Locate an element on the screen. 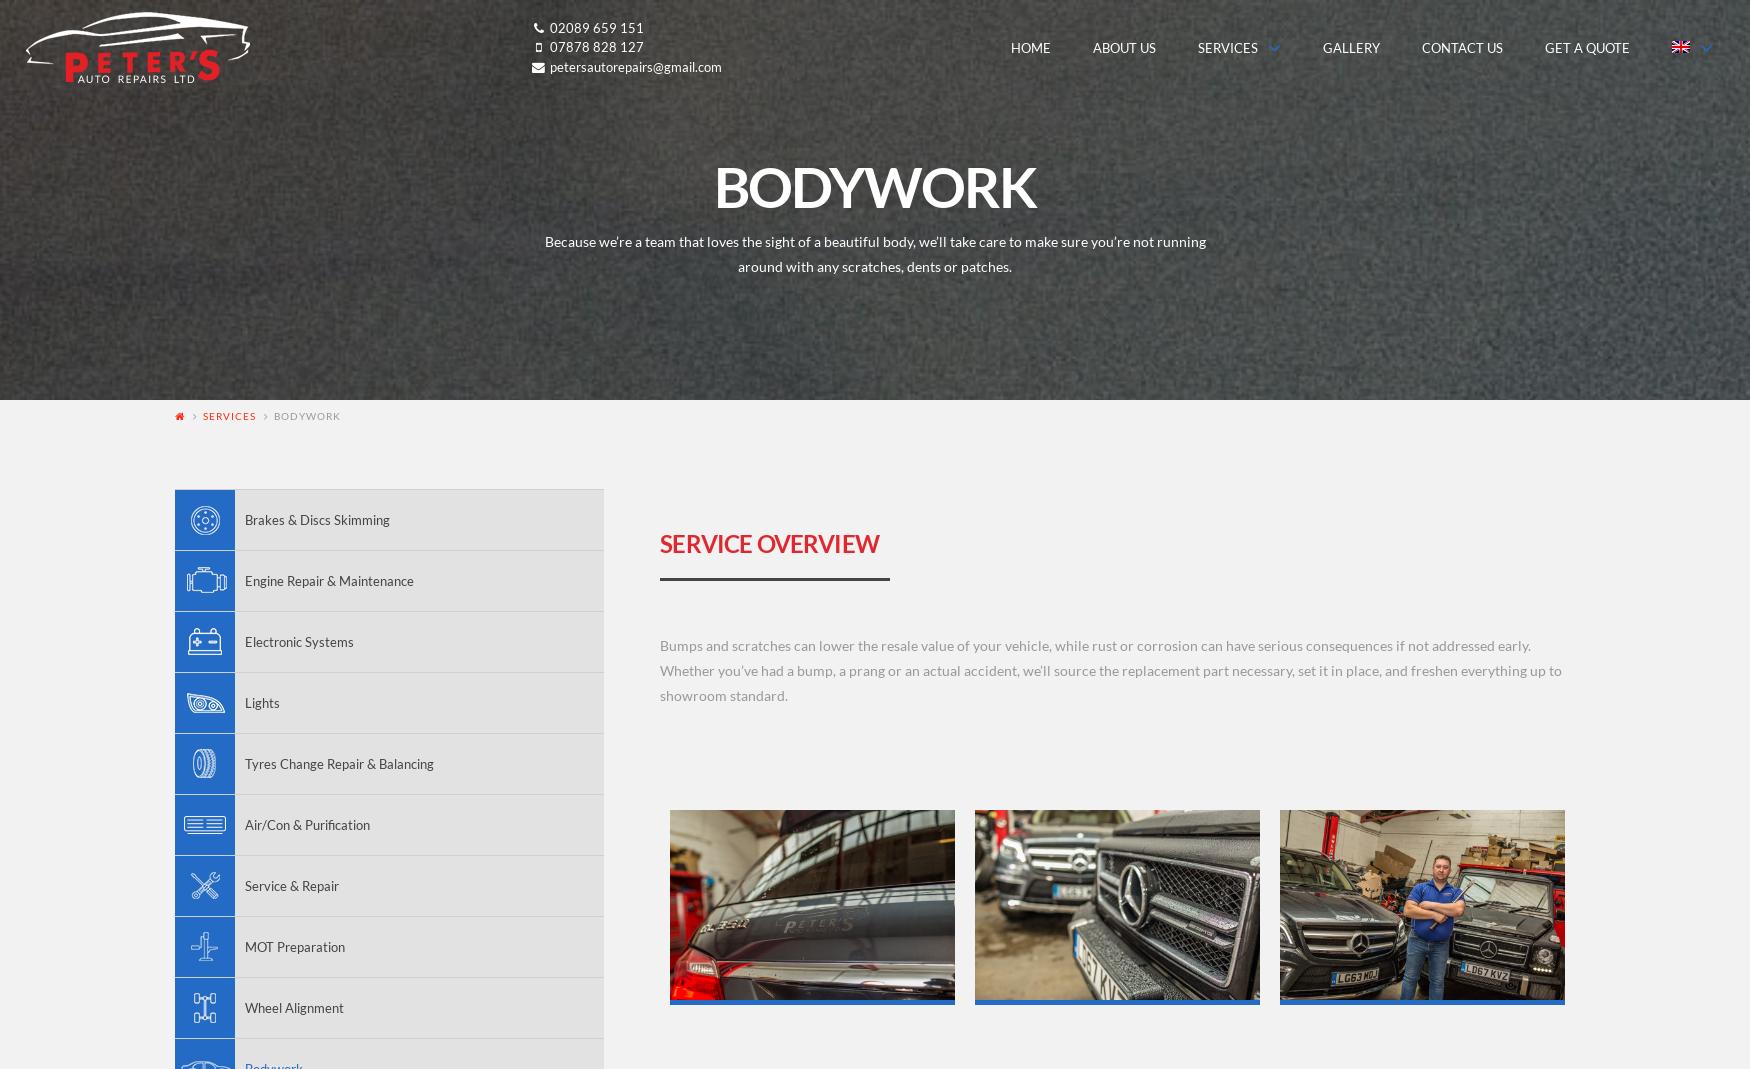  'Tyres Change Repair & Balancing' is located at coordinates (339, 764).